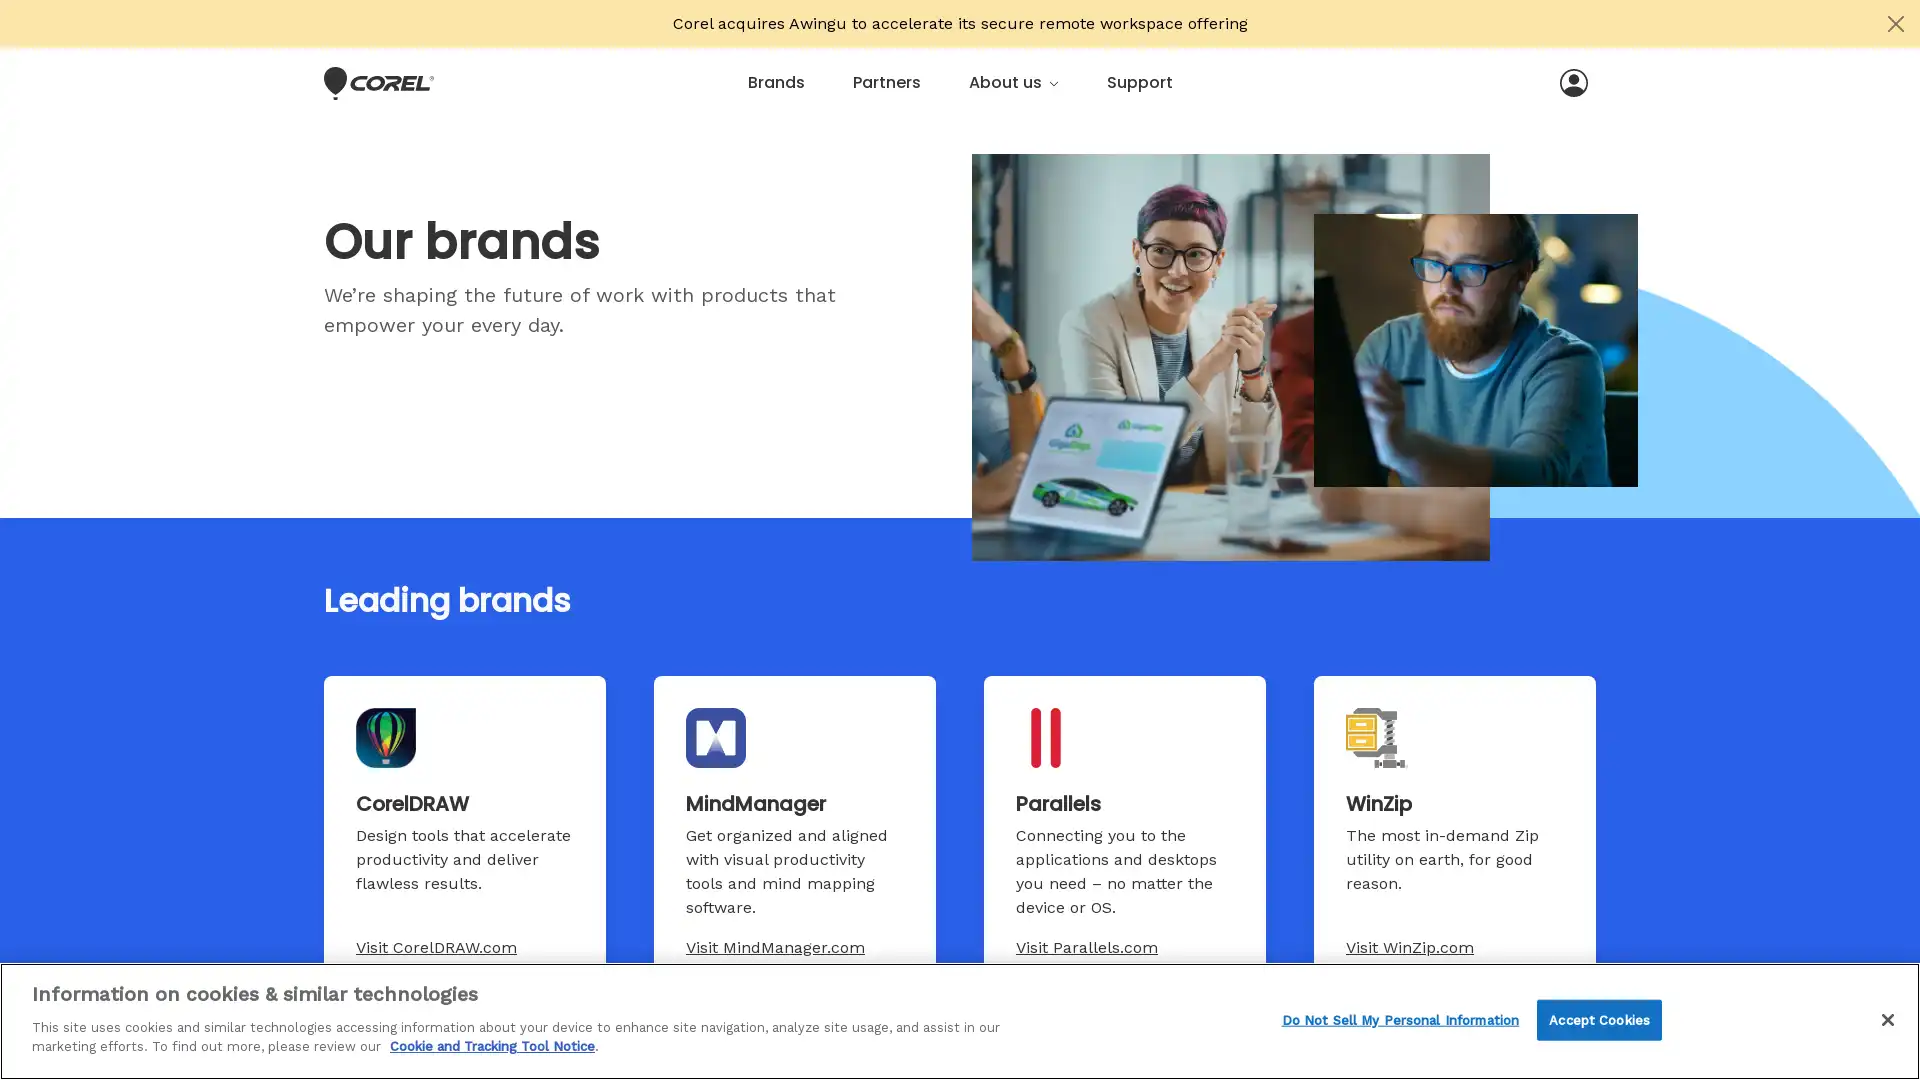 The width and height of the screenshot is (1920, 1080). What do you see at coordinates (1399, 1019) in the screenshot?
I see `Do Not Sell My Personal Information` at bounding box center [1399, 1019].